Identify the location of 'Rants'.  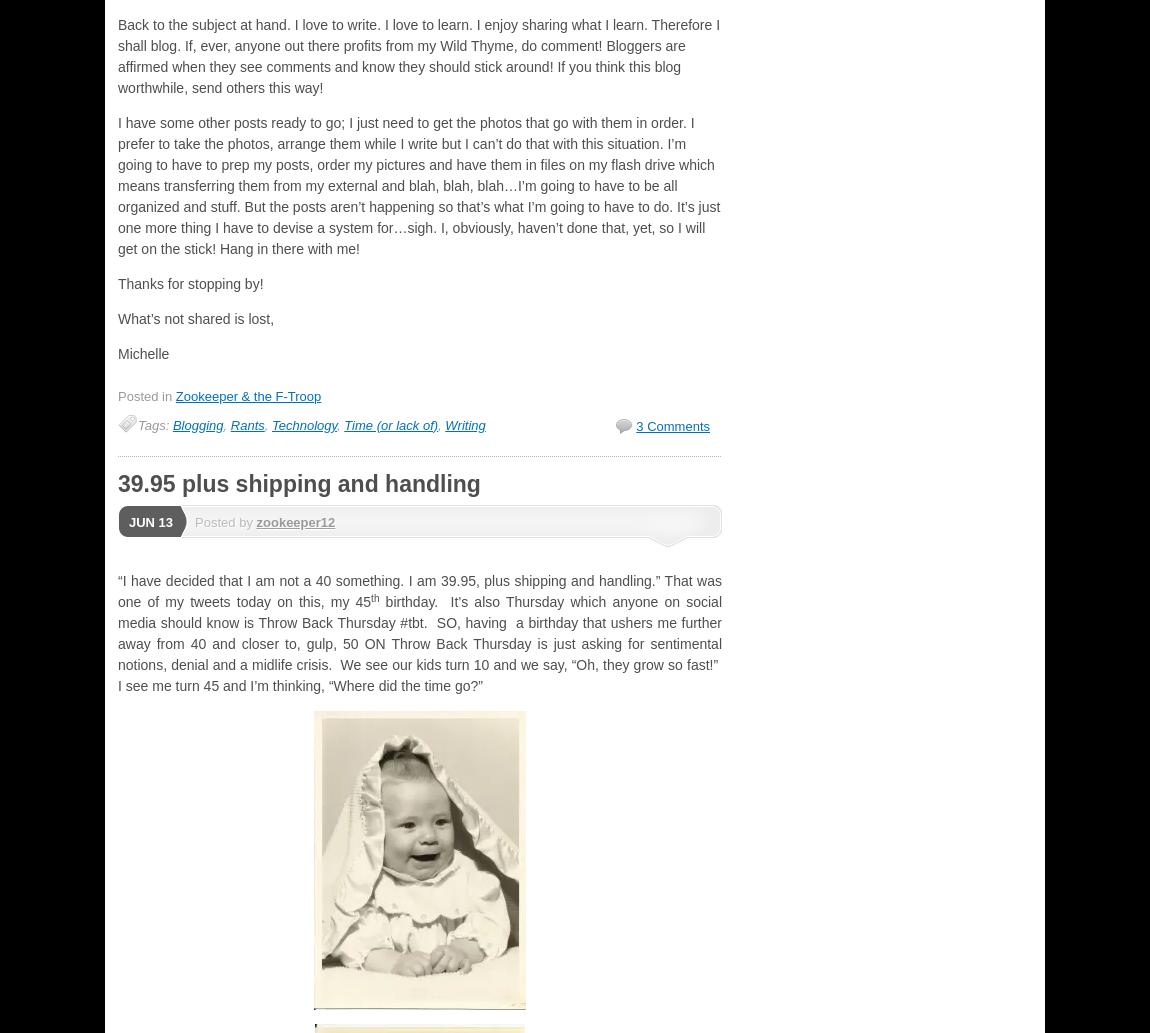
(246, 424).